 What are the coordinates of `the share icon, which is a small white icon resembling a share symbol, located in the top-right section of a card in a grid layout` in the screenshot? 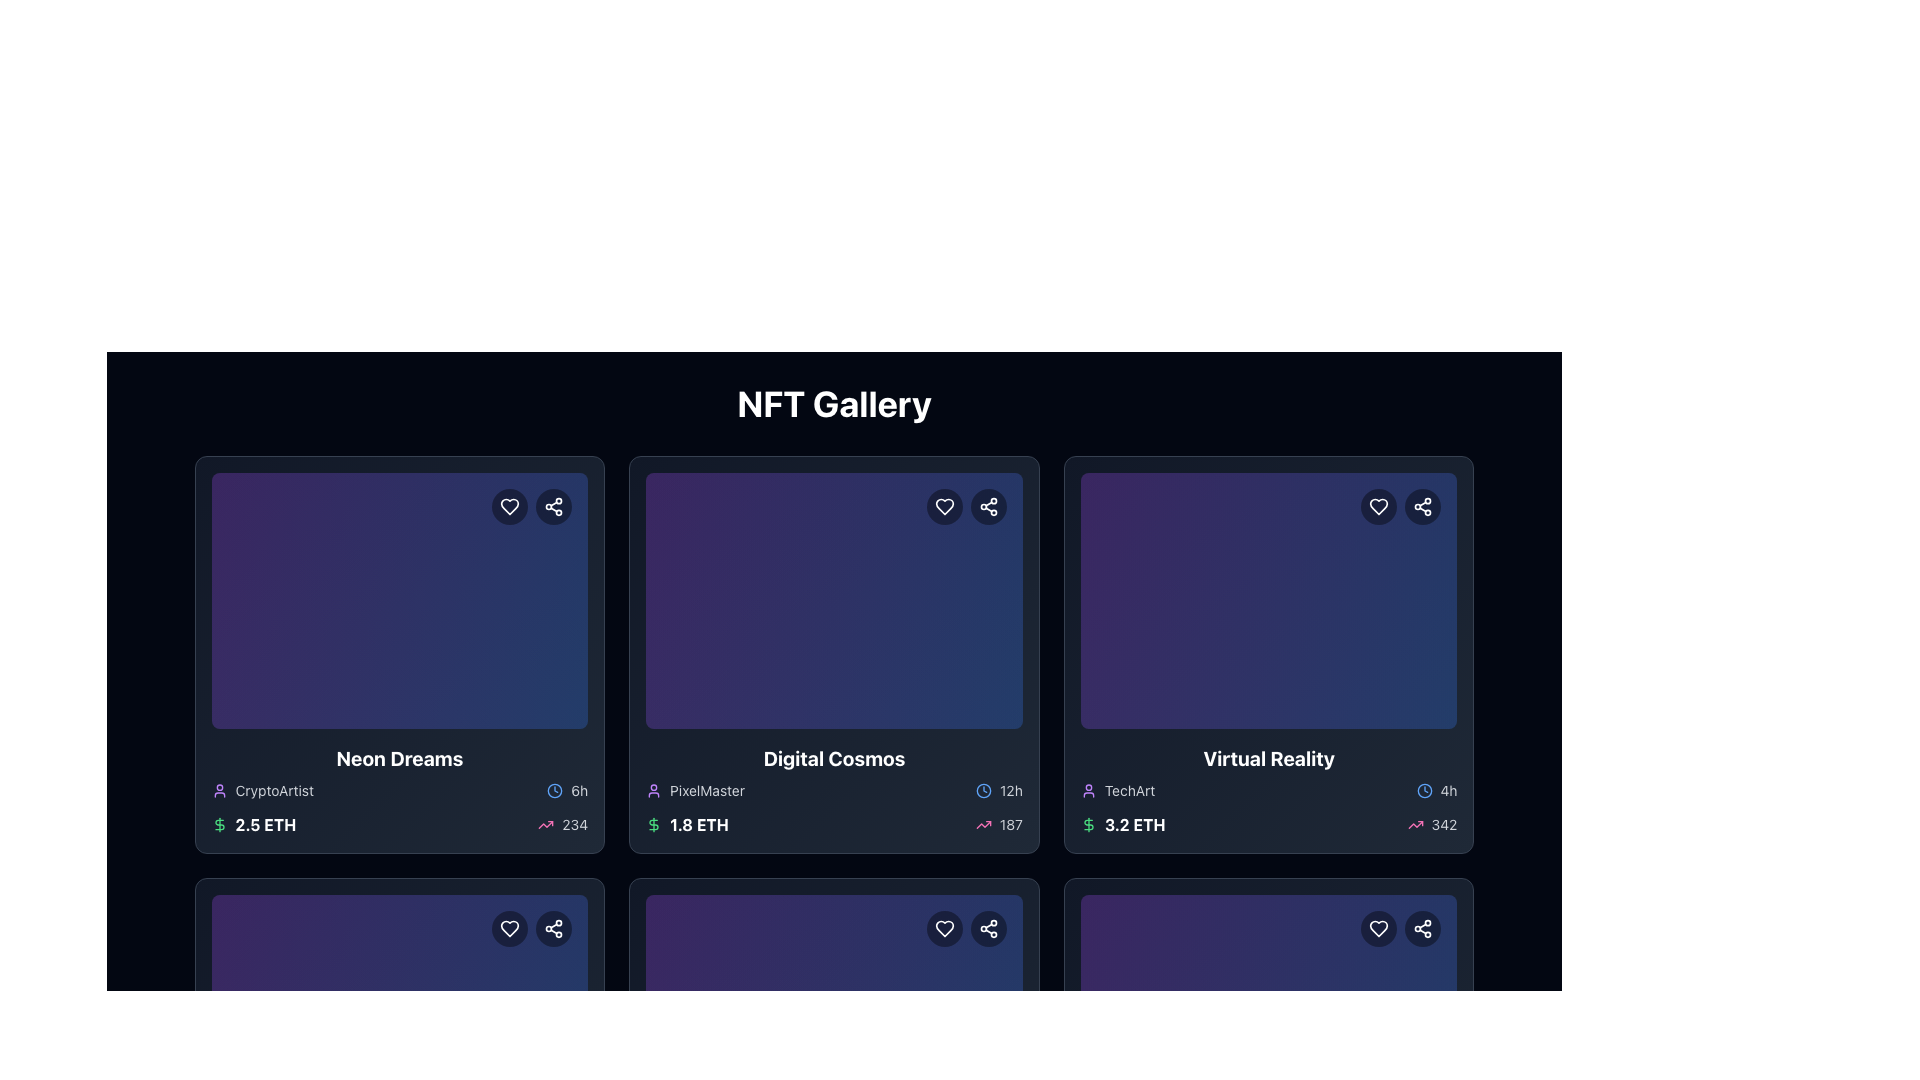 It's located at (554, 929).